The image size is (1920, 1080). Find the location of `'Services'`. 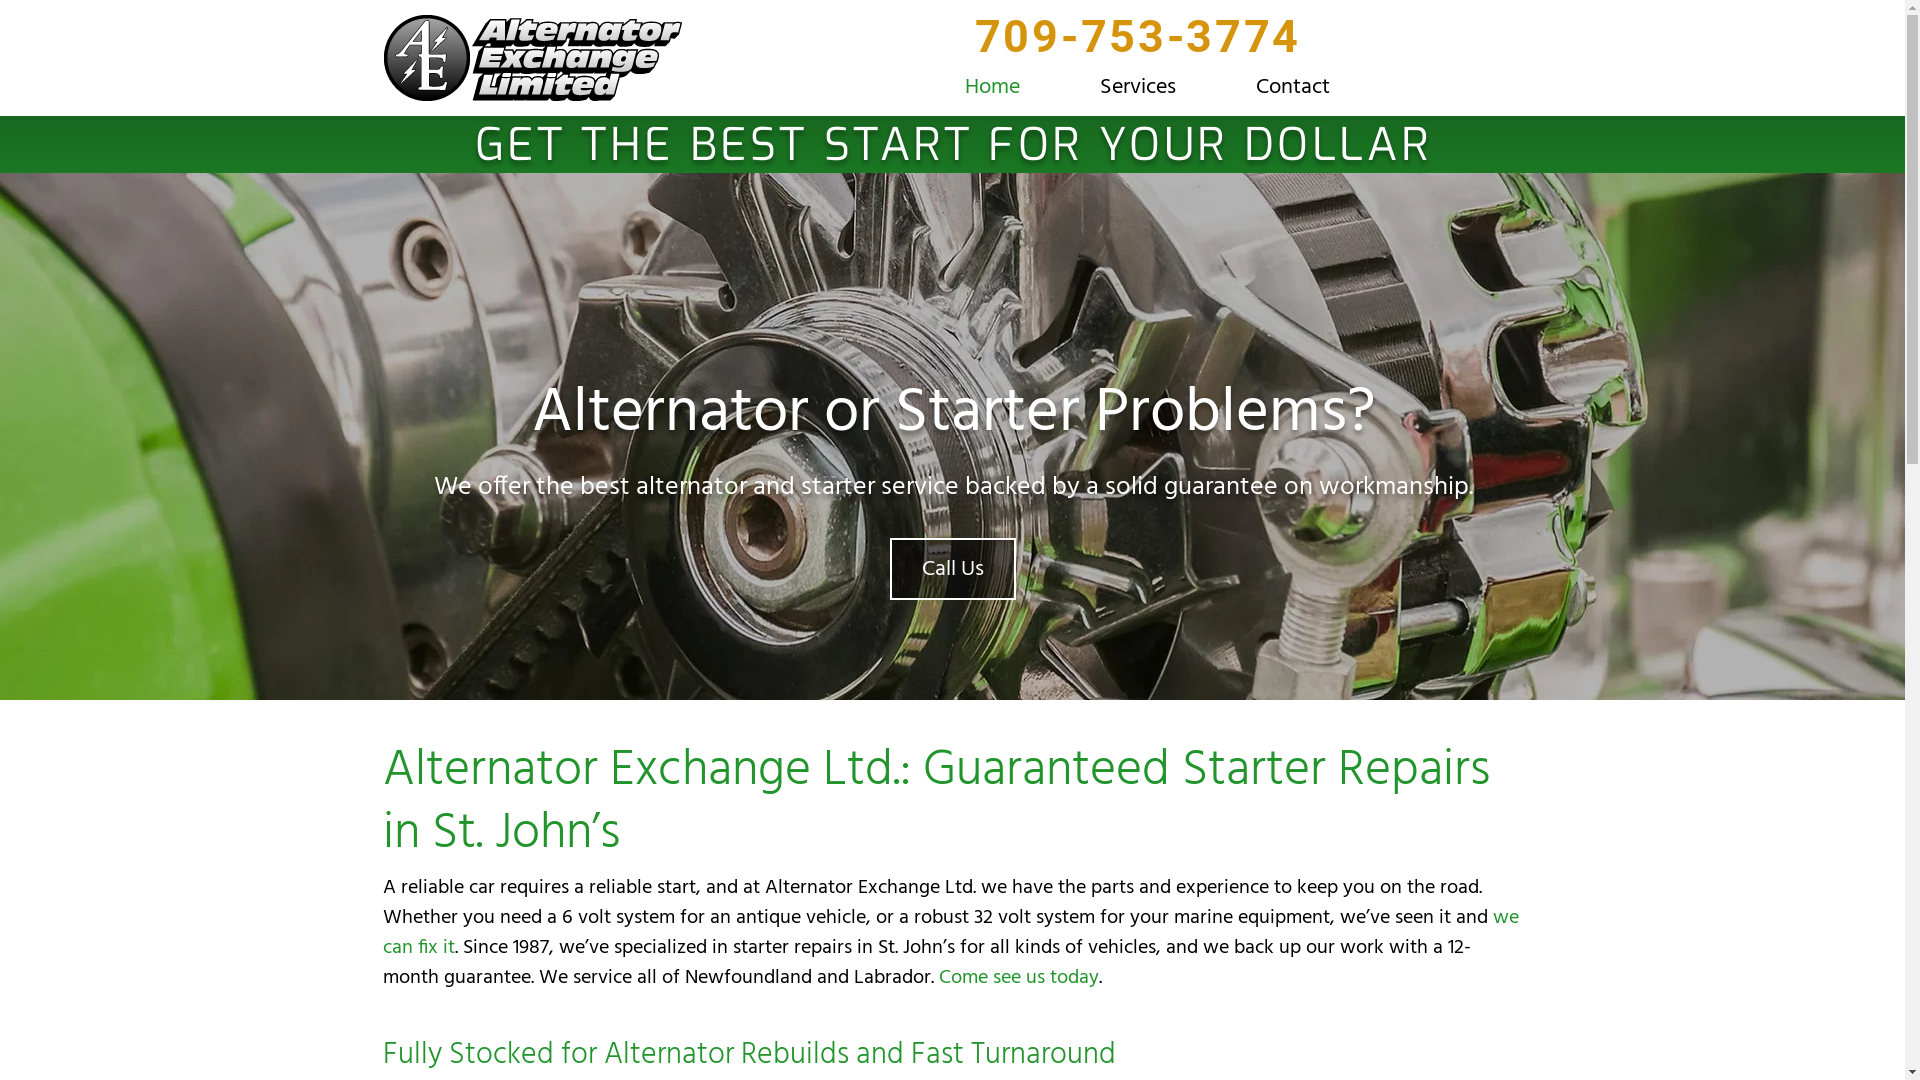

'Services' is located at coordinates (1137, 81).